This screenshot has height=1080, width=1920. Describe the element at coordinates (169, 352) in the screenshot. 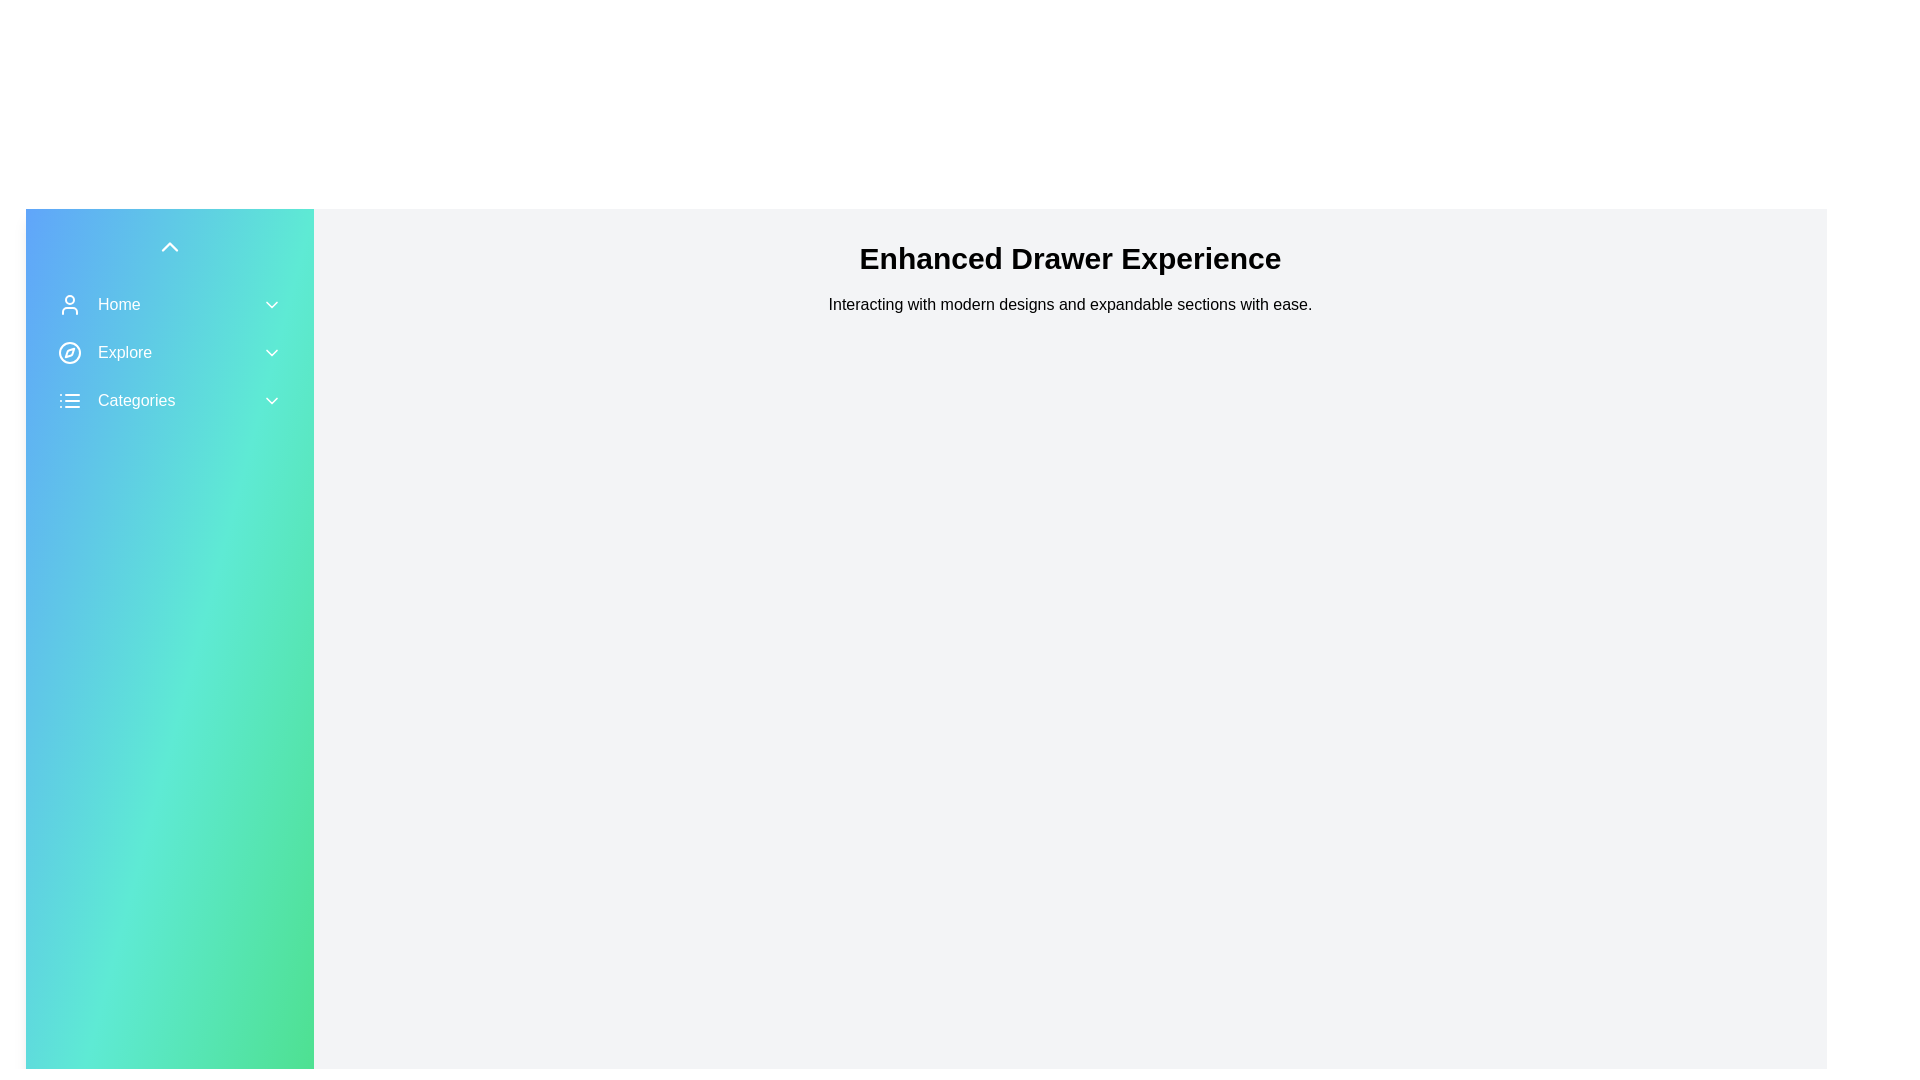

I see `the 'Explore' menu item to toggle its expanded state` at that location.